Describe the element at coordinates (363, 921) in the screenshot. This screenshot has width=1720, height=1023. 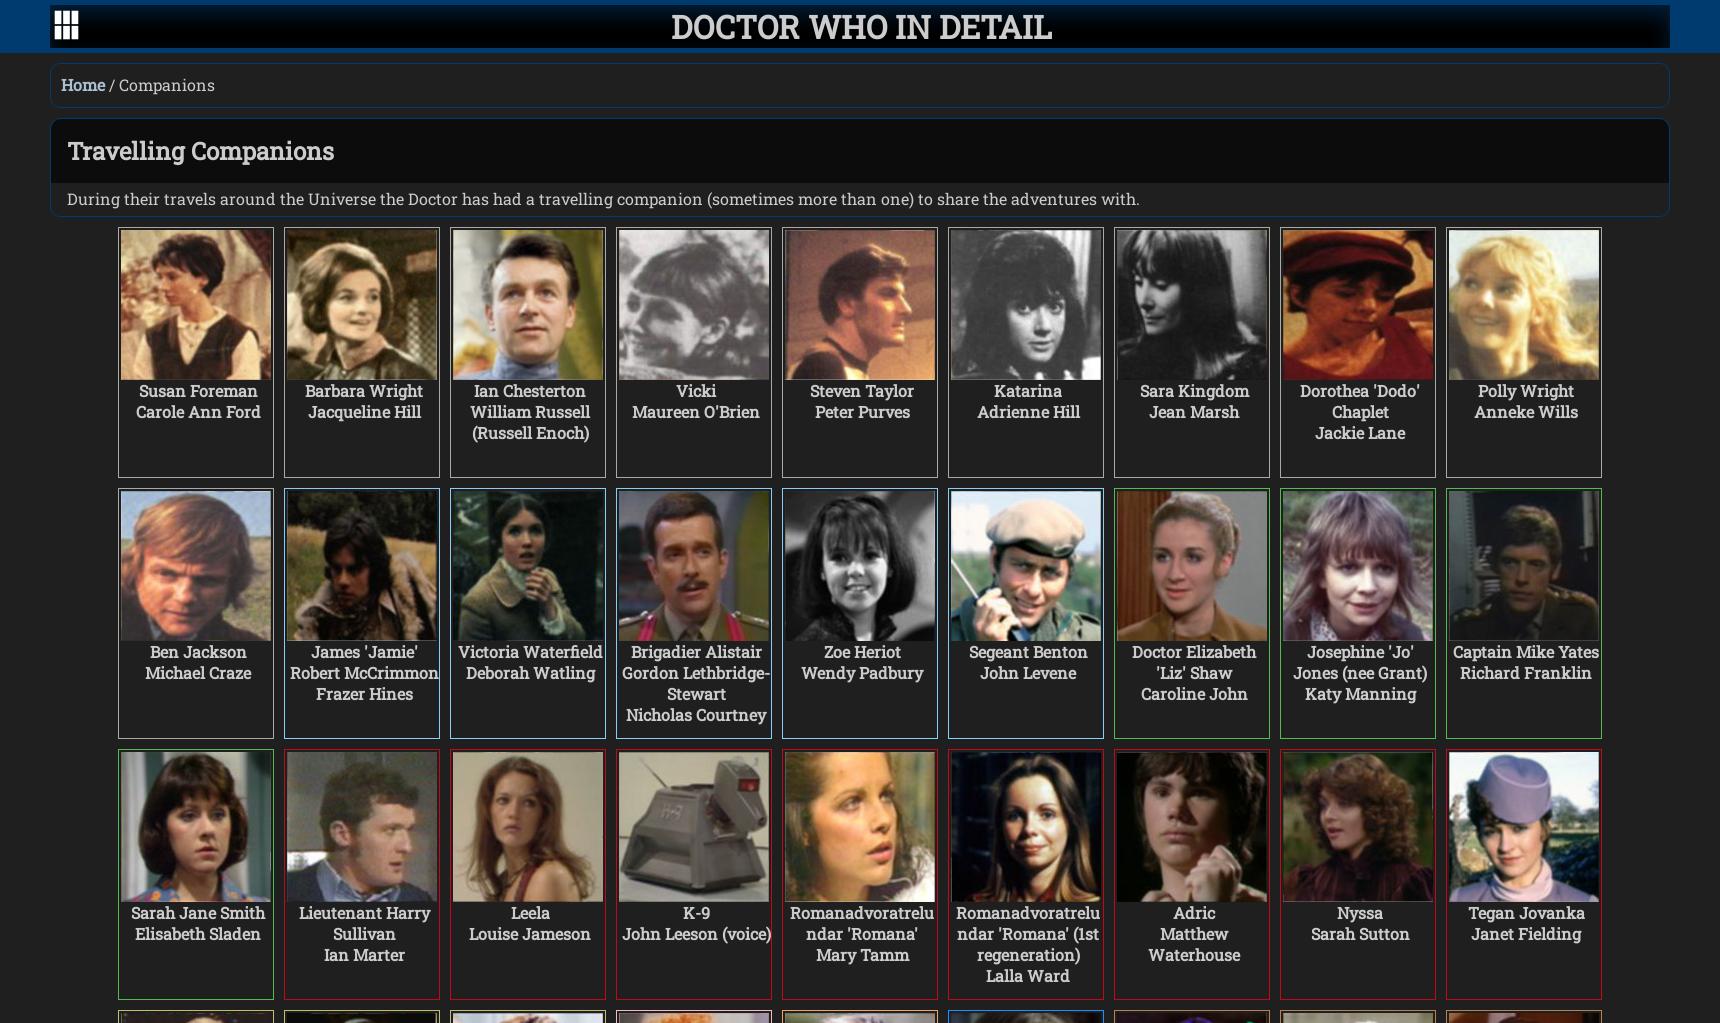
I see `'Lieutenant Harry Sullivan'` at that location.